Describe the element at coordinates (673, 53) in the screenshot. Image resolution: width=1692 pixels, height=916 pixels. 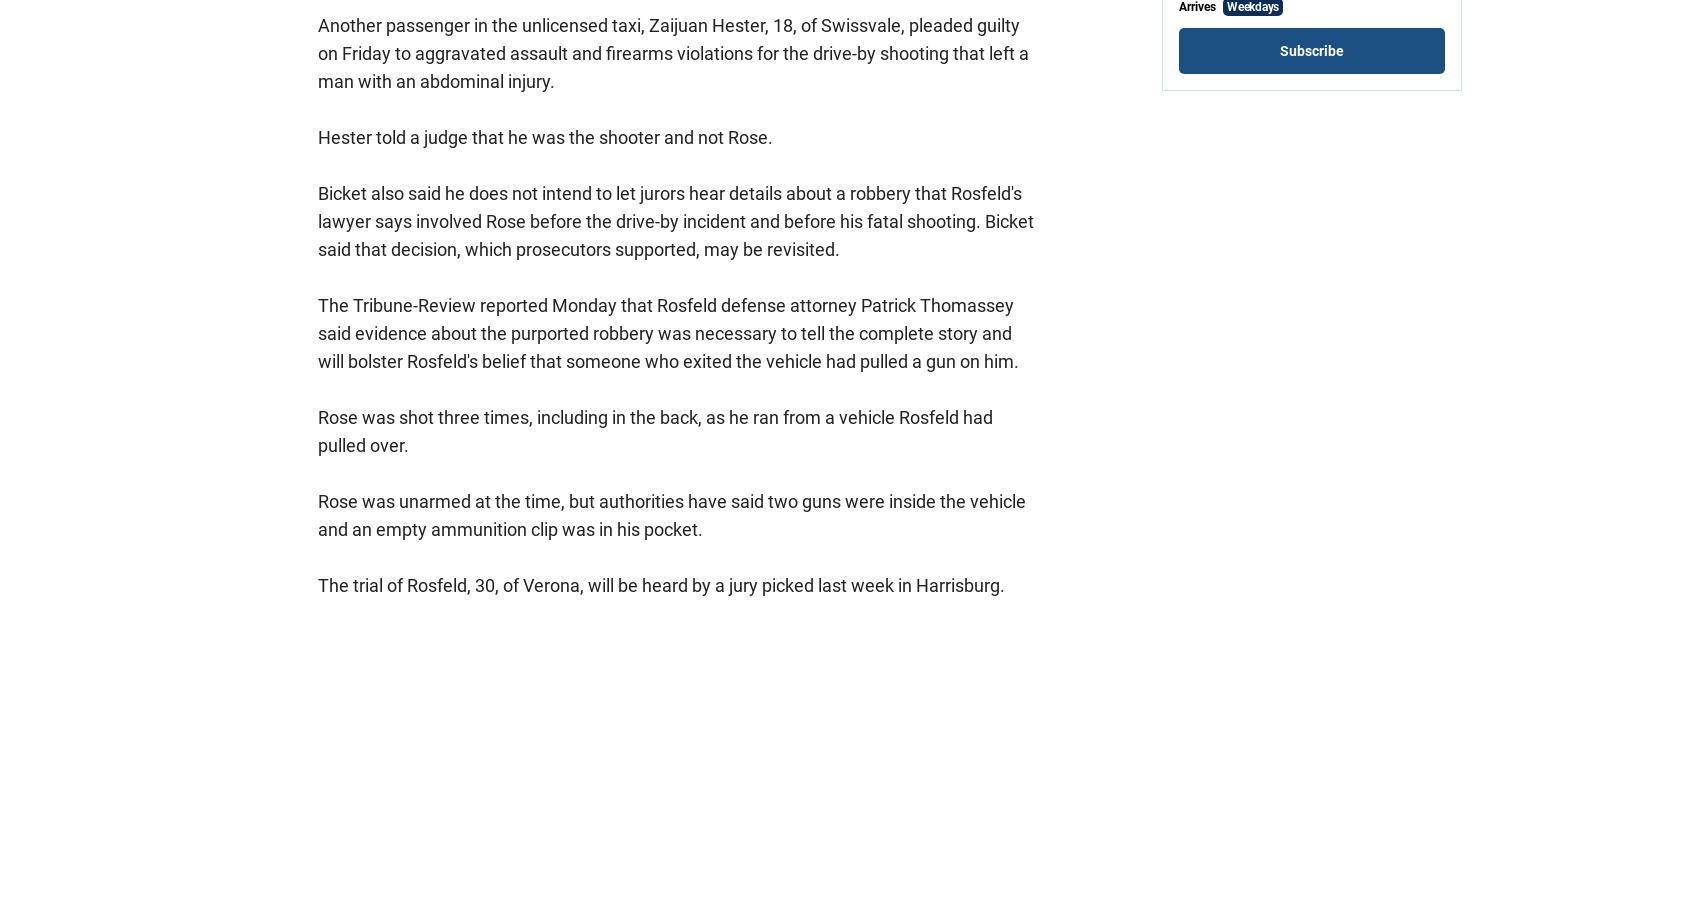
I see `'Another passenger in the unlicensed taxi, Zaijuan Hester, 18, of Swissvale, pleaded guilty on Friday to aggravated assault and firearms violations for the drive-by shooting that left a man with an abdominal injury.'` at that location.